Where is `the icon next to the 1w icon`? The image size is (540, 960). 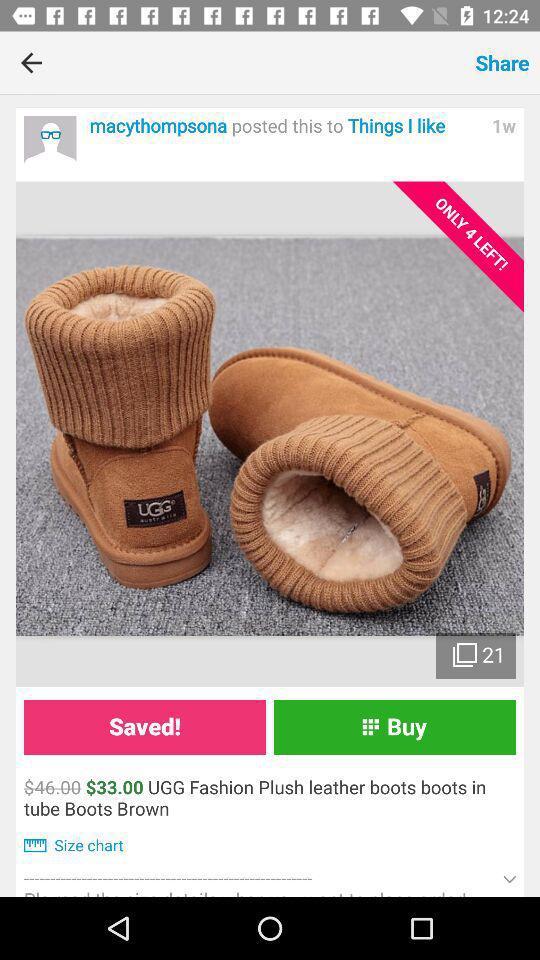 the icon next to the 1w icon is located at coordinates (284, 125).